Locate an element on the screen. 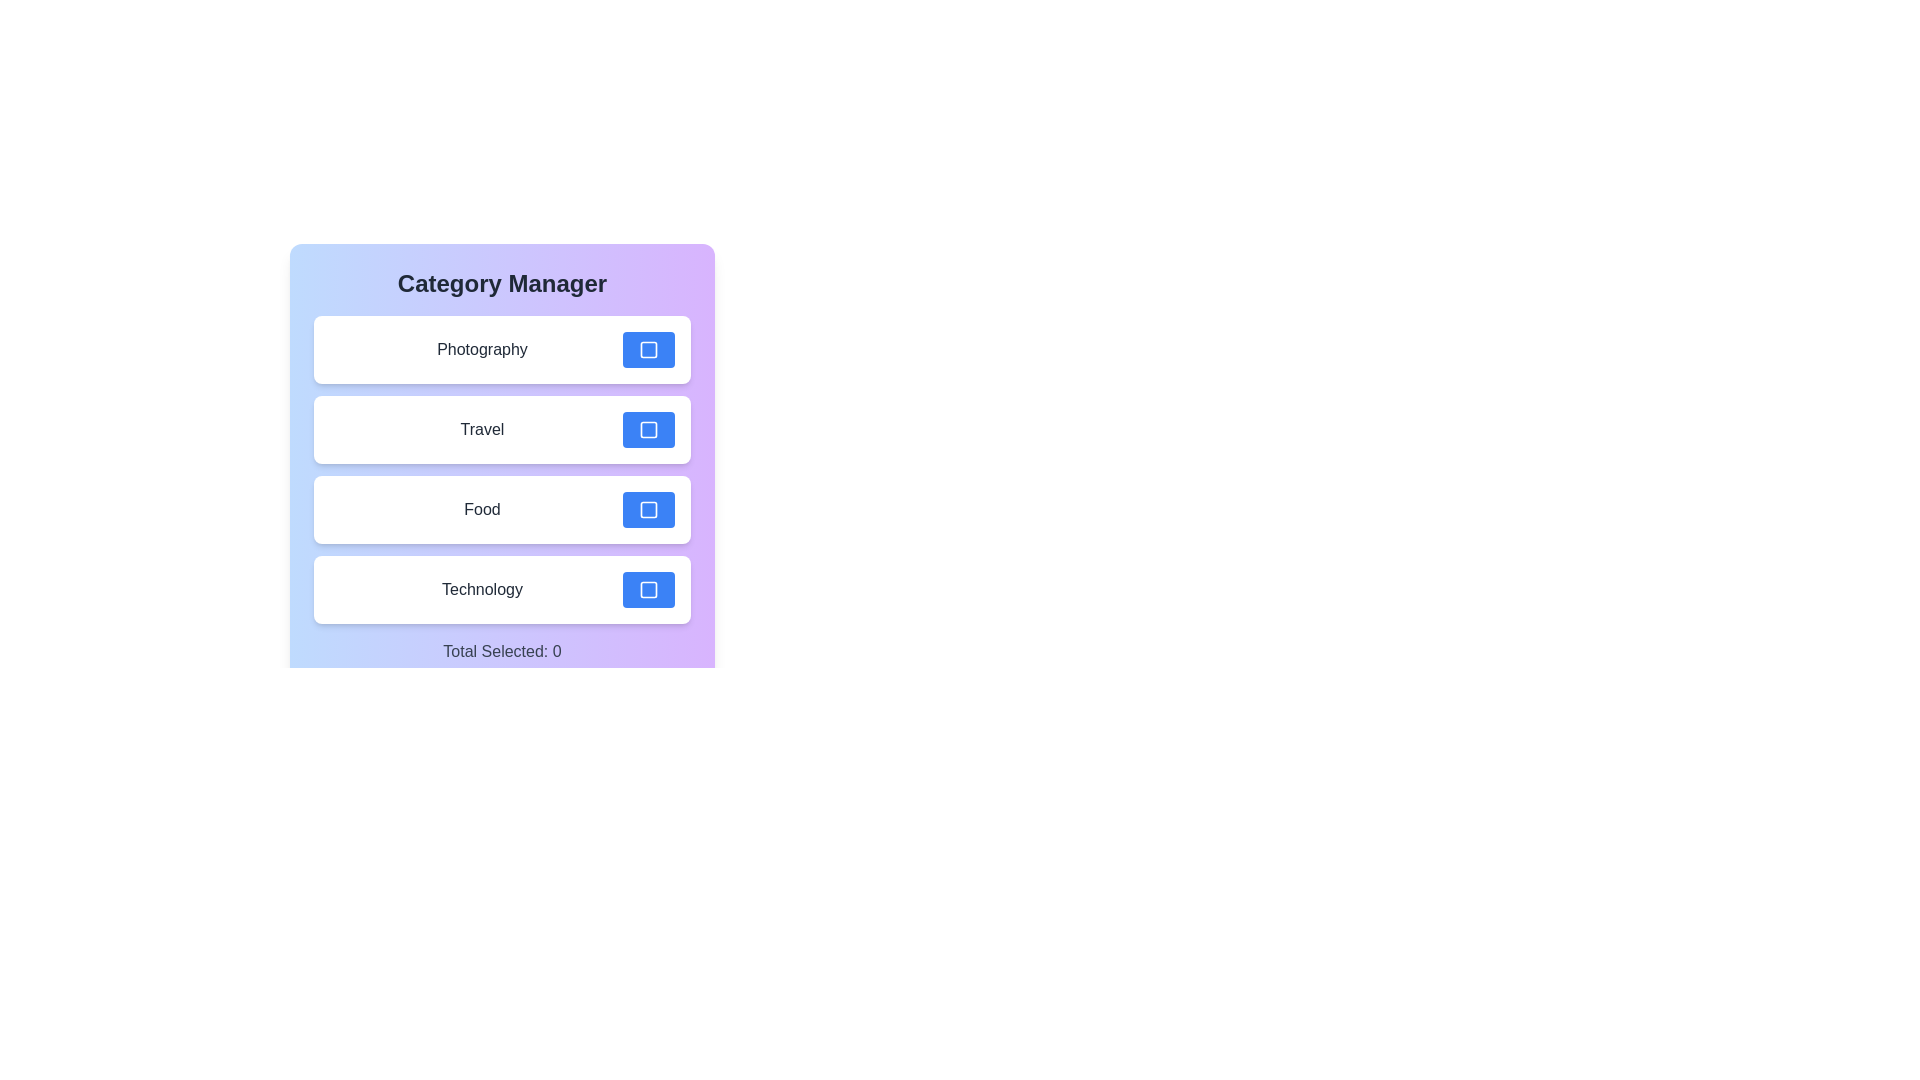  the toggle button for the Travel category is located at coordinates (648, 428).